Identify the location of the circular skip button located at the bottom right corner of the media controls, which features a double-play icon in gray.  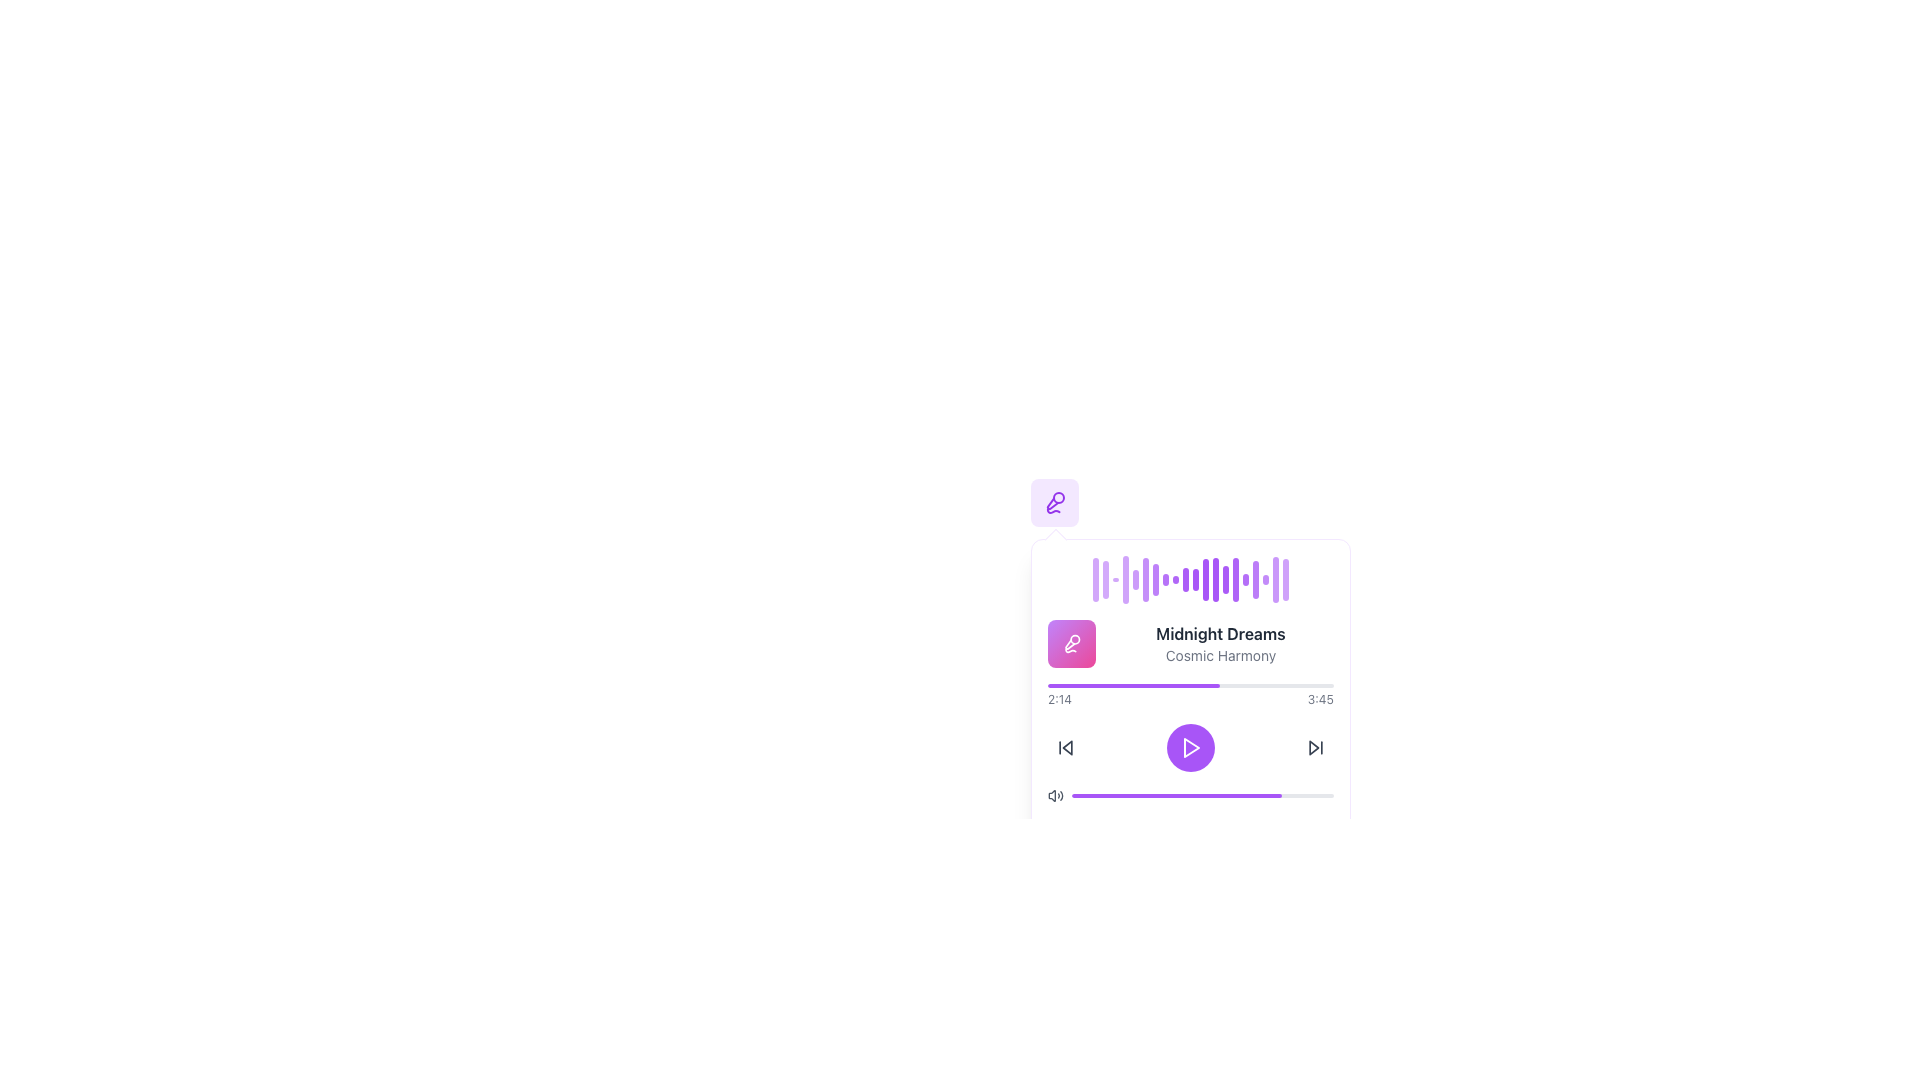
(1315, 748).